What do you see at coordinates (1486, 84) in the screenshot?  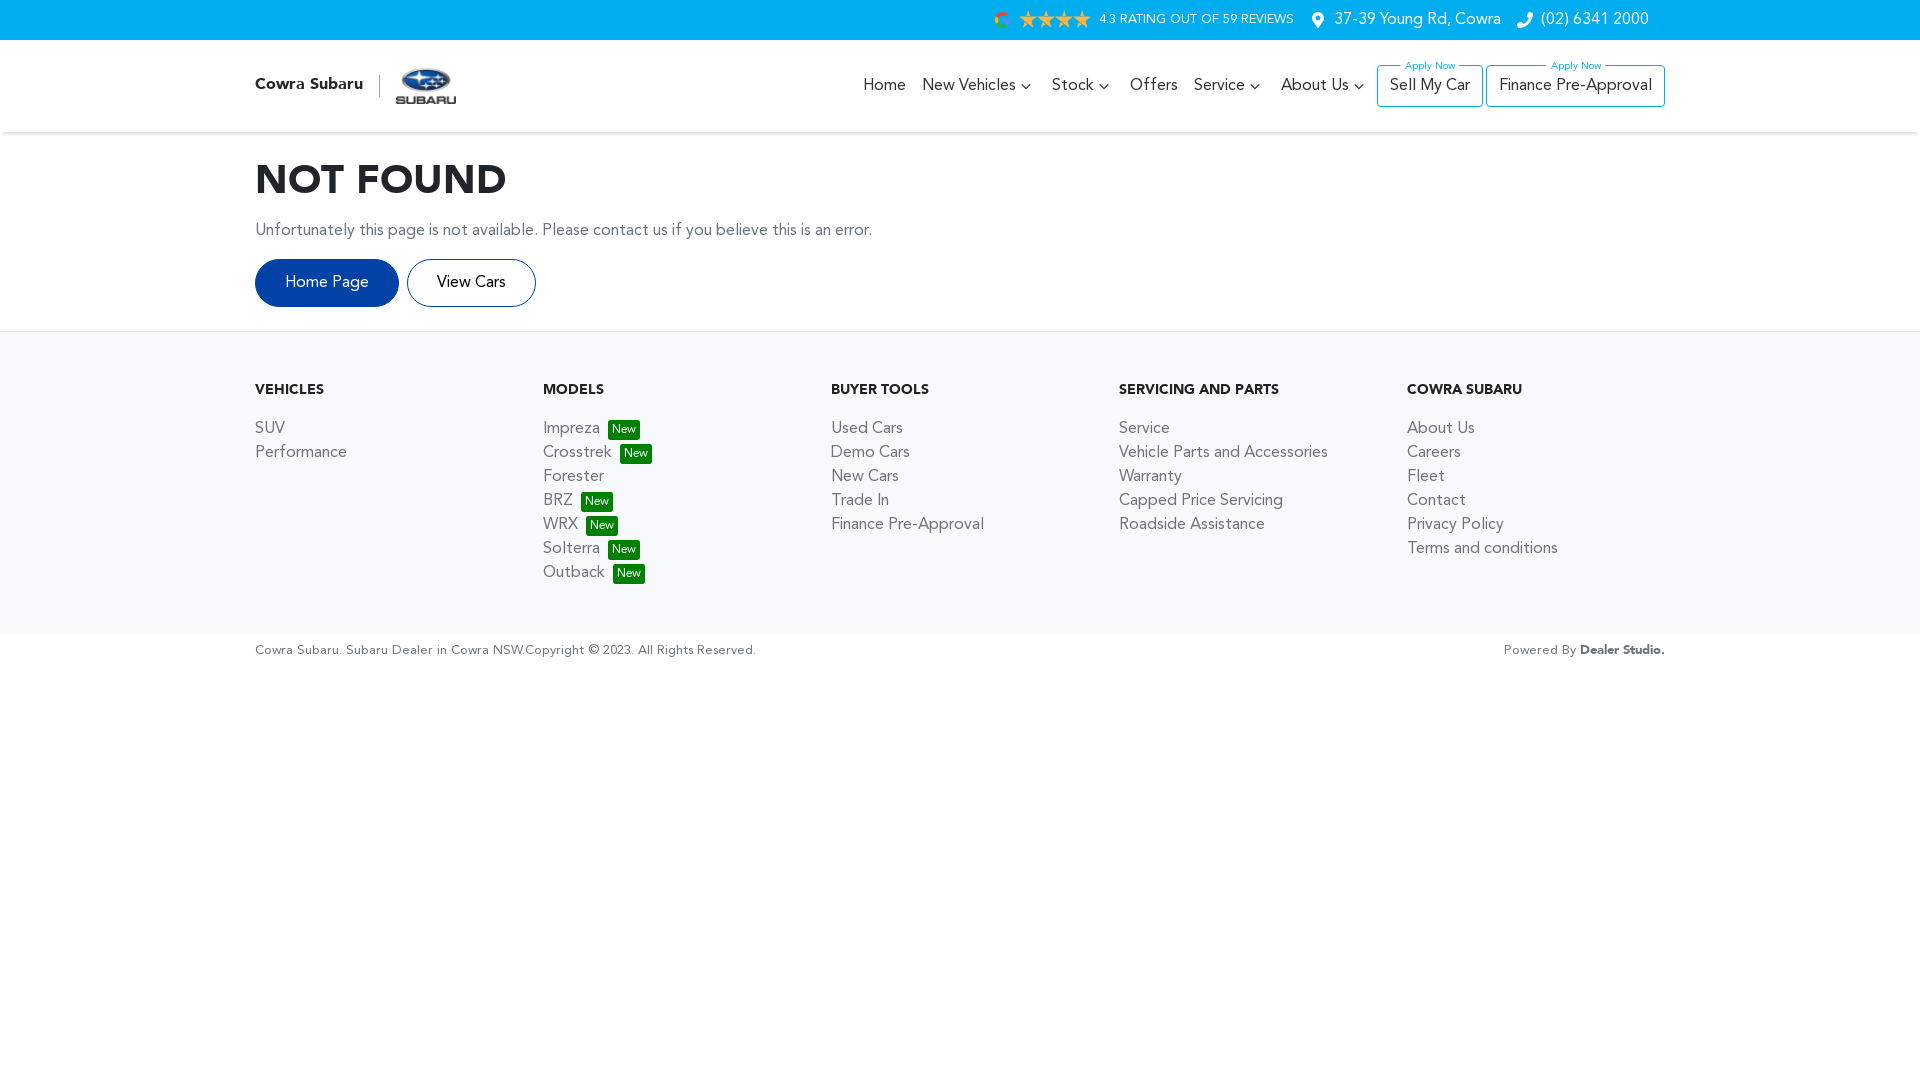 I see `'Finance Pre-Approval'` at bounding box center [1486, 84].